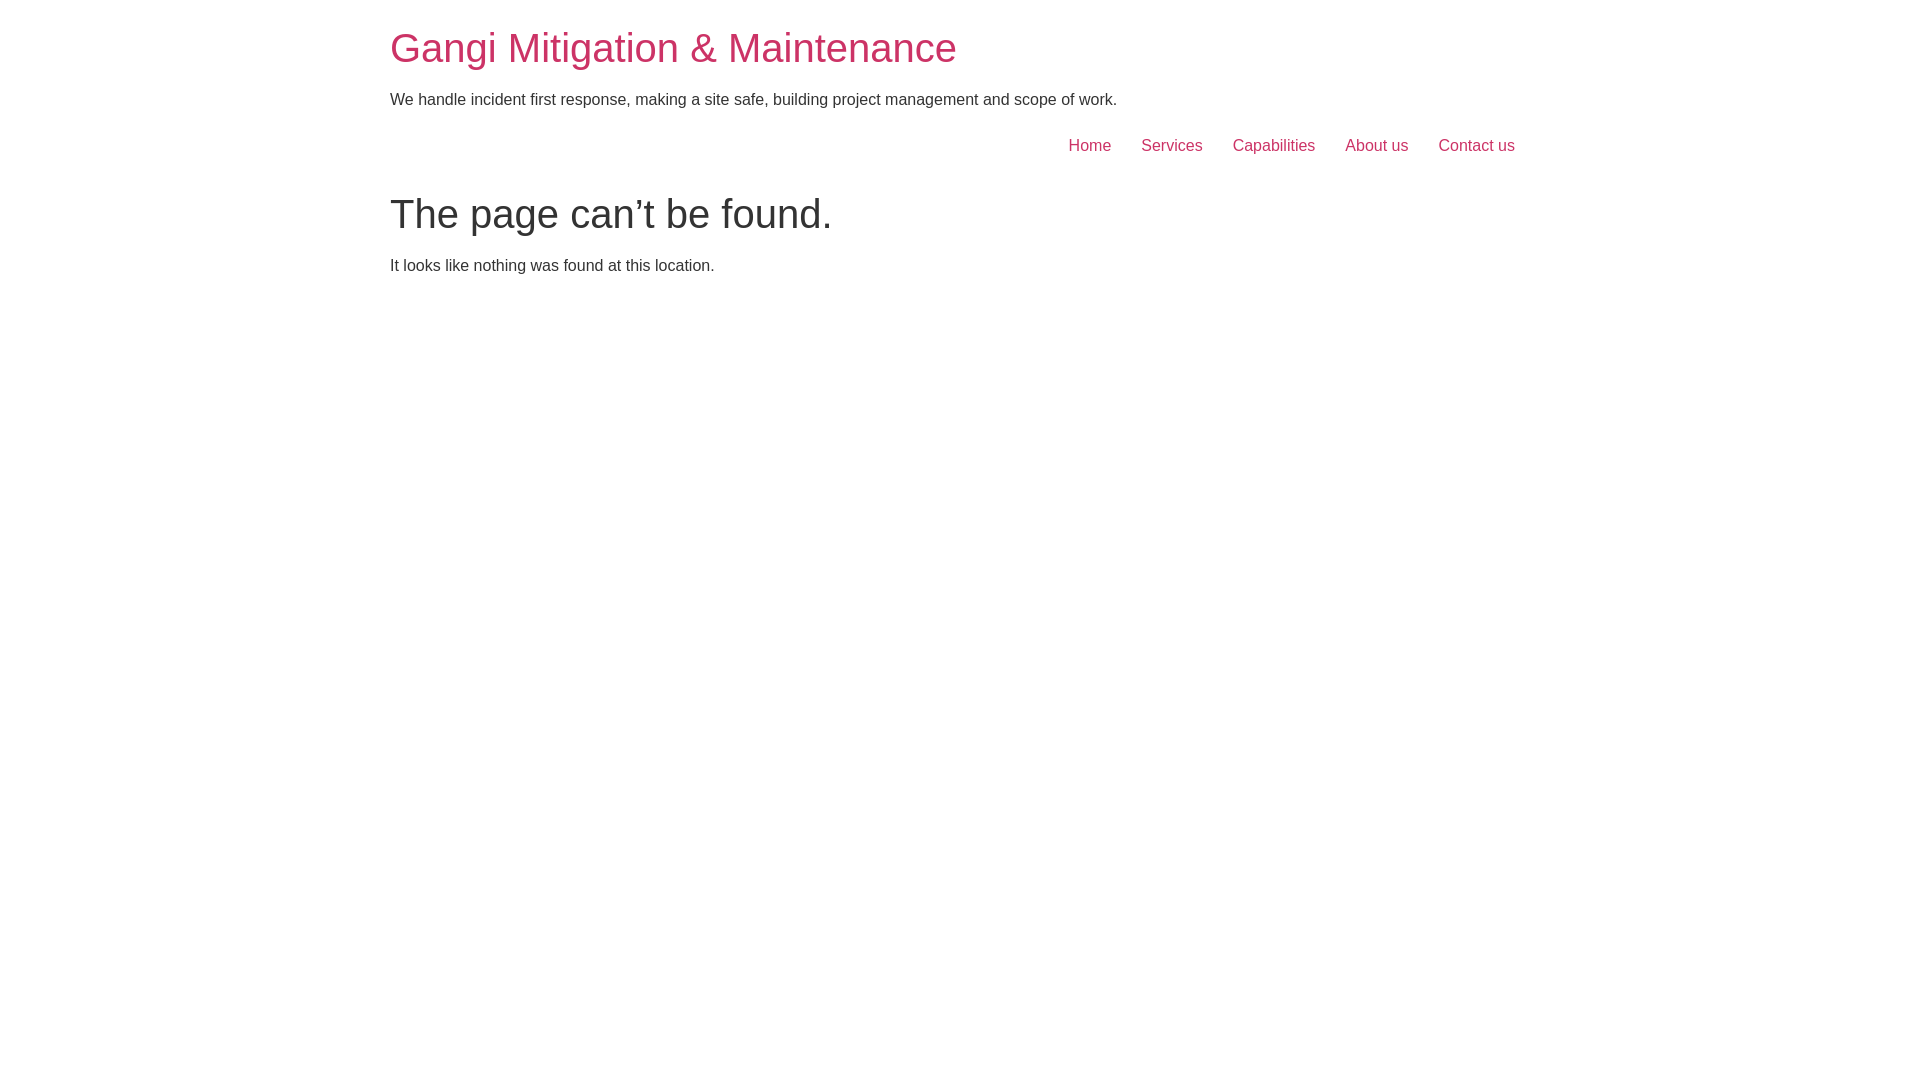 The width and height of the screenshot is (1920, 1080). What do you see at coordinates (1375, 145) in the screenshot?
I see `'About us'` at bounding box center [1375, 145].